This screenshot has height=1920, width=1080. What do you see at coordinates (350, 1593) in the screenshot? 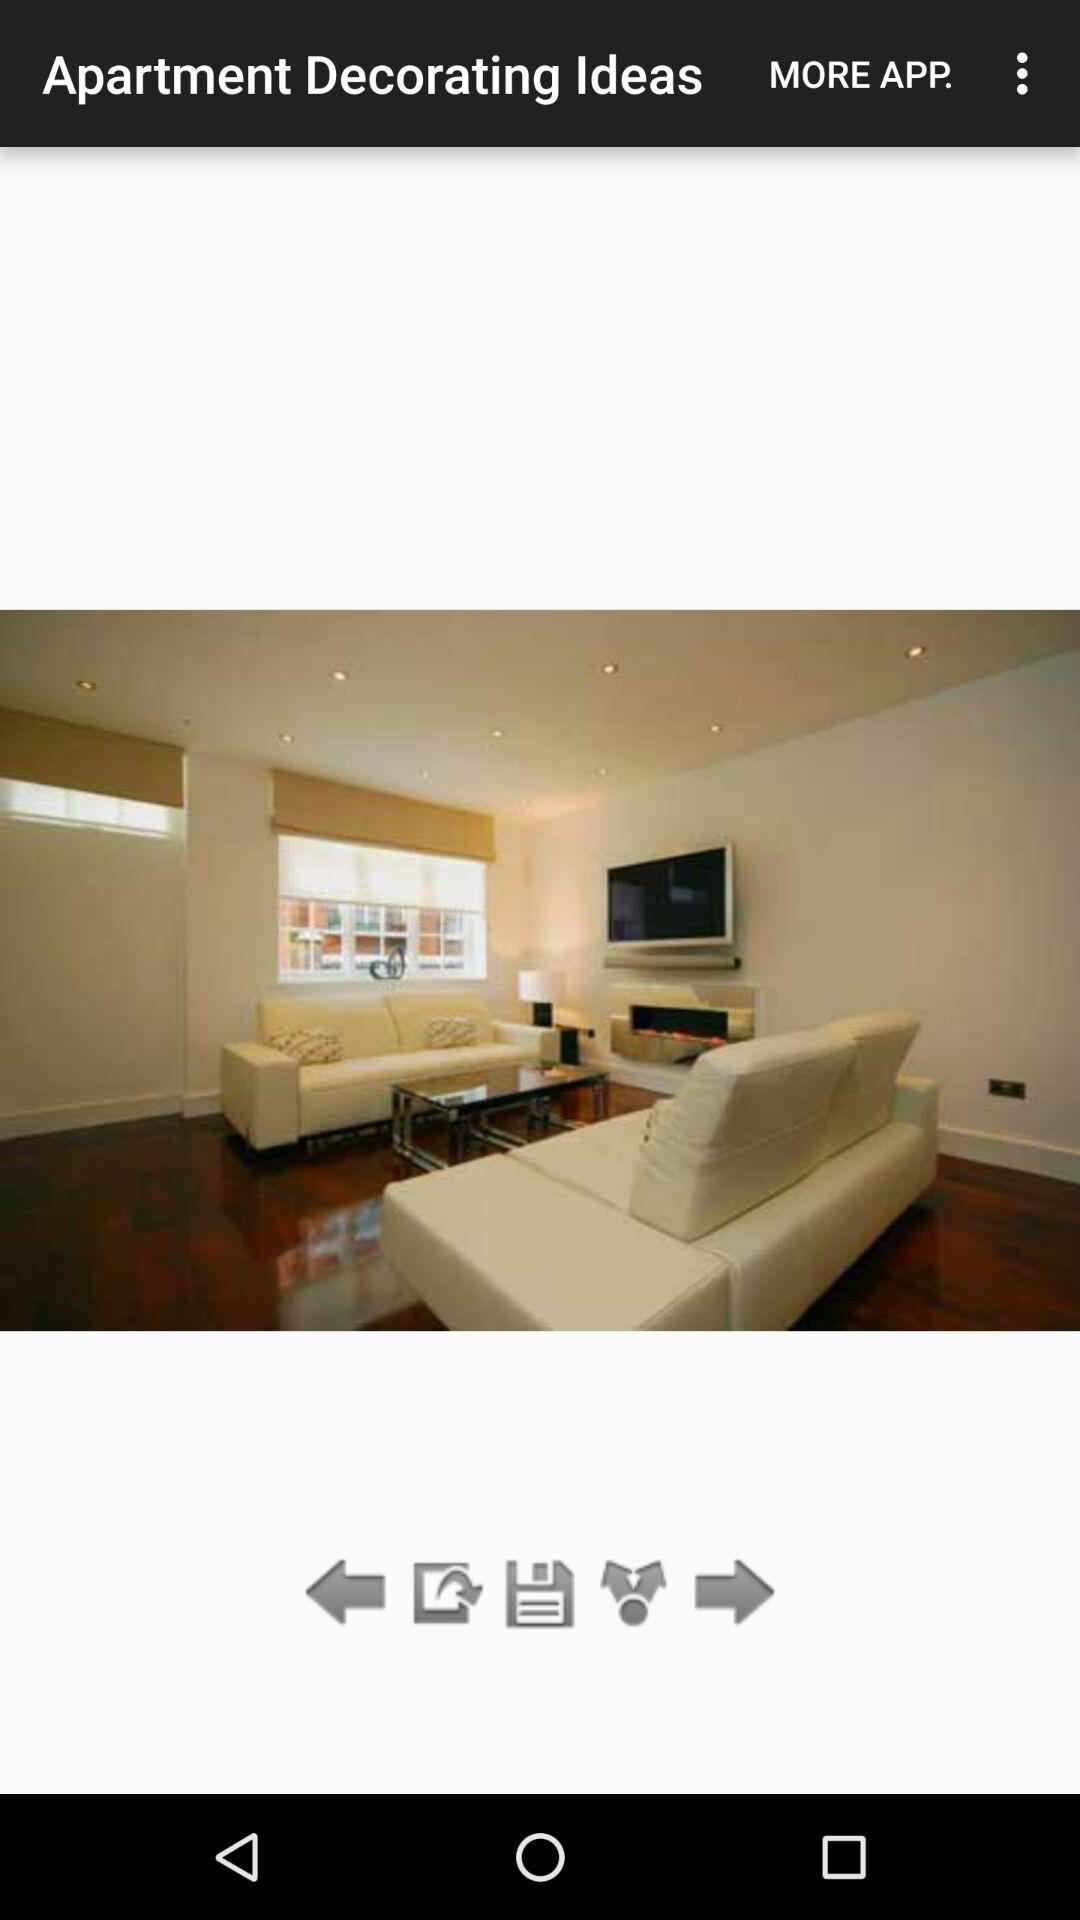
I see `the arrow_backward icon` at bounding box center [350, 1593].